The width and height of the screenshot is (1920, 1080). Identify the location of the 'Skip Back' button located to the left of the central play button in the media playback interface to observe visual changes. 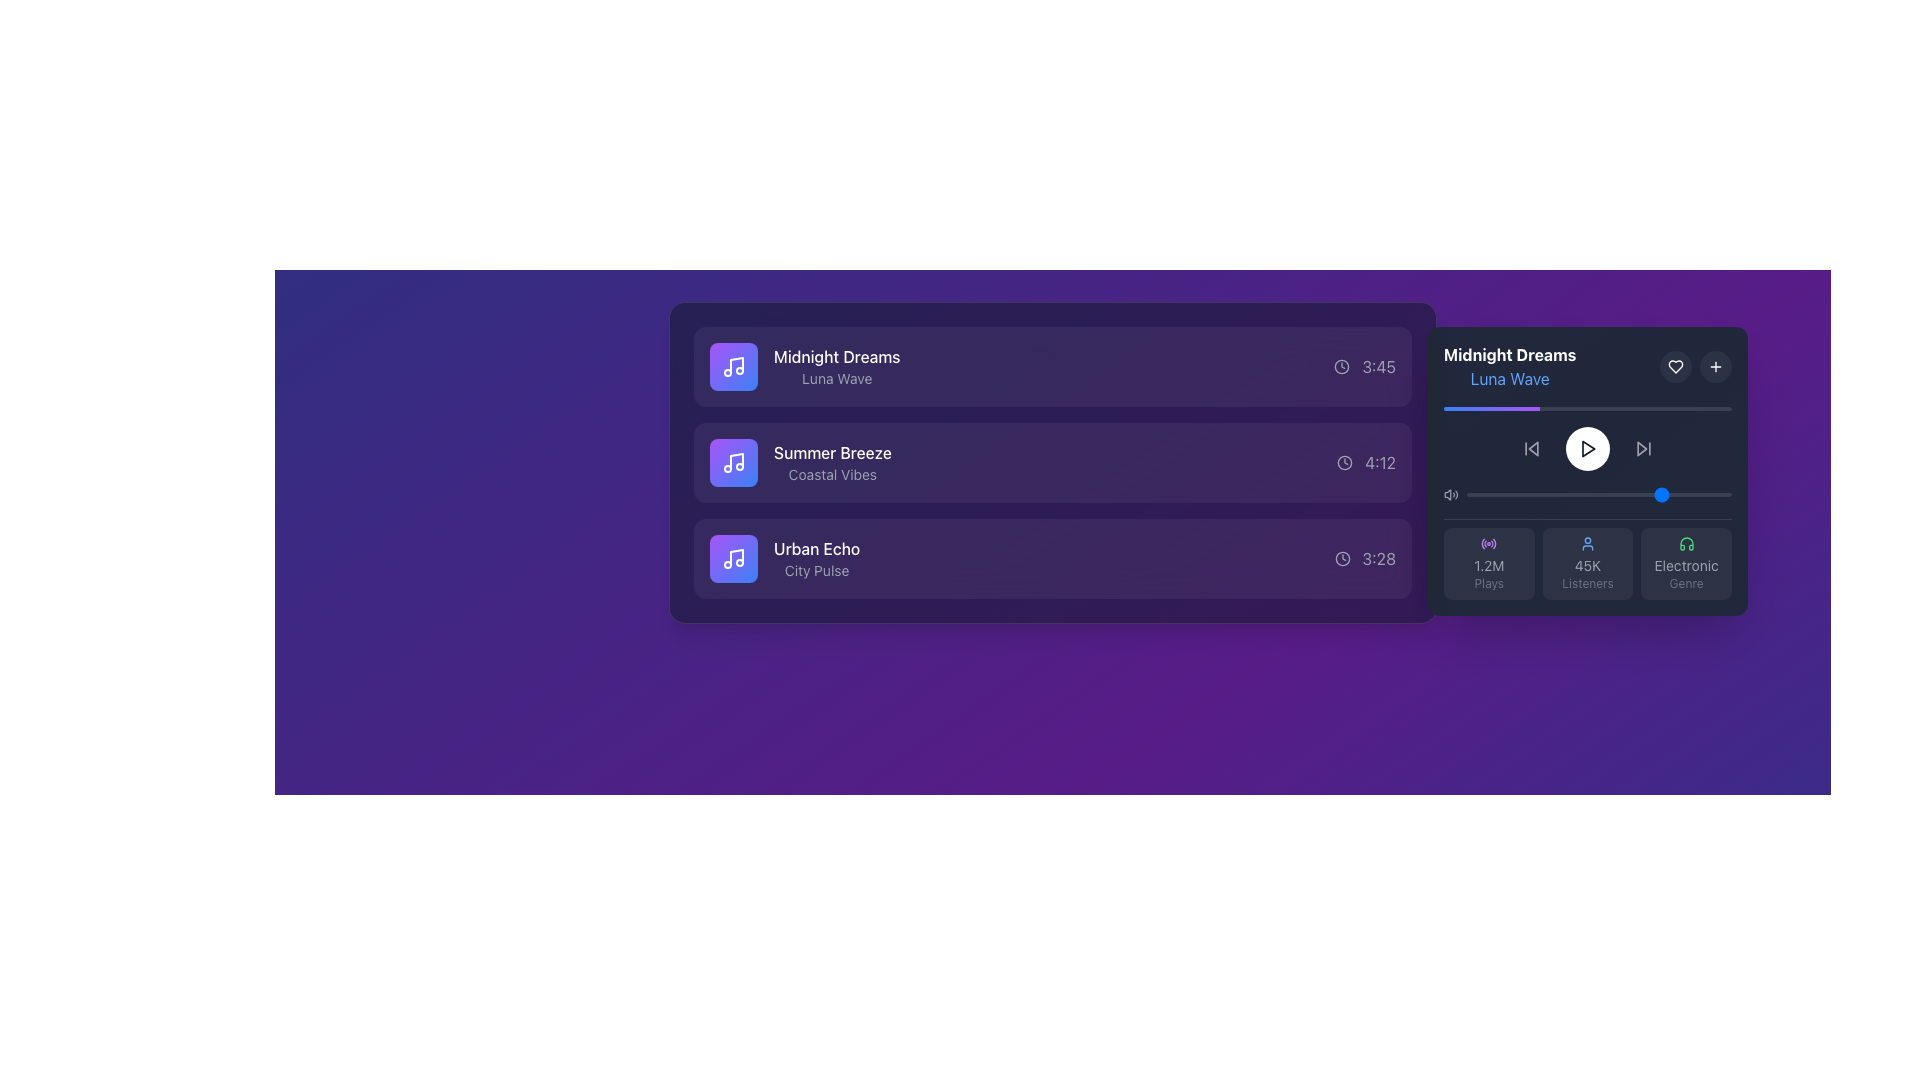
(1530, 447).